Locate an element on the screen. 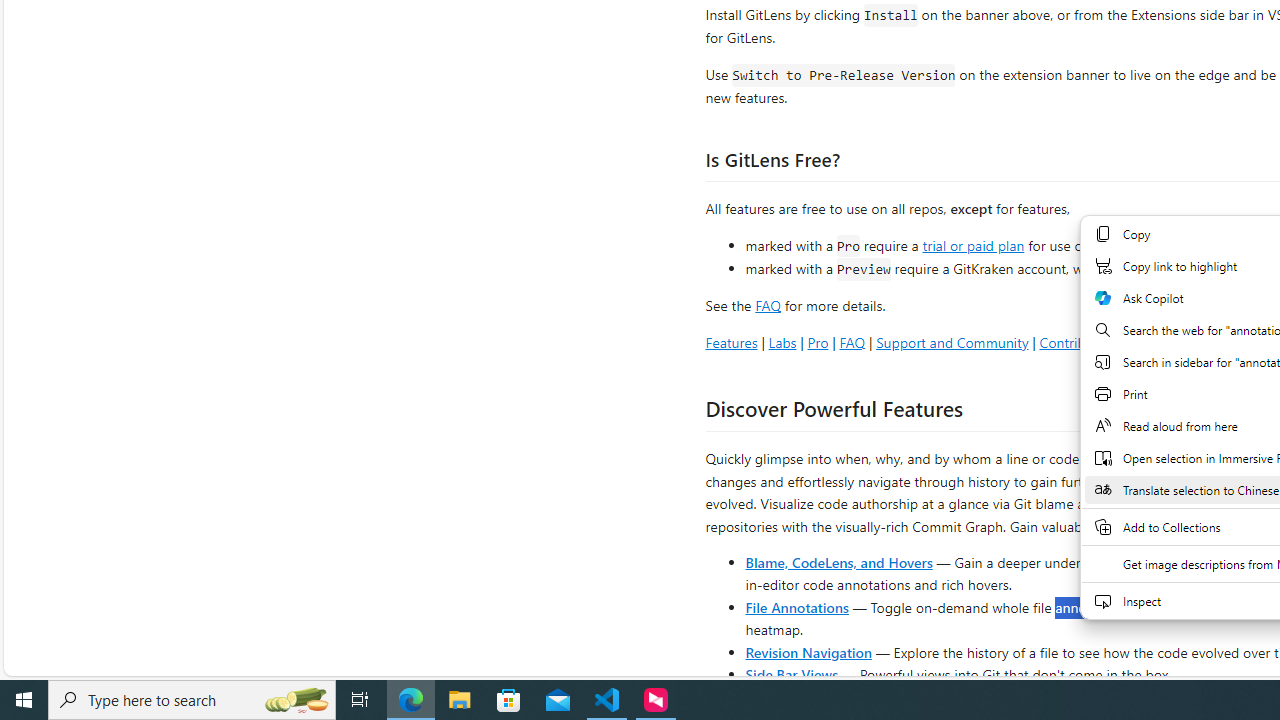 The image size is (1280, 720). 'FAQ' is located at coordinates (852, 341).